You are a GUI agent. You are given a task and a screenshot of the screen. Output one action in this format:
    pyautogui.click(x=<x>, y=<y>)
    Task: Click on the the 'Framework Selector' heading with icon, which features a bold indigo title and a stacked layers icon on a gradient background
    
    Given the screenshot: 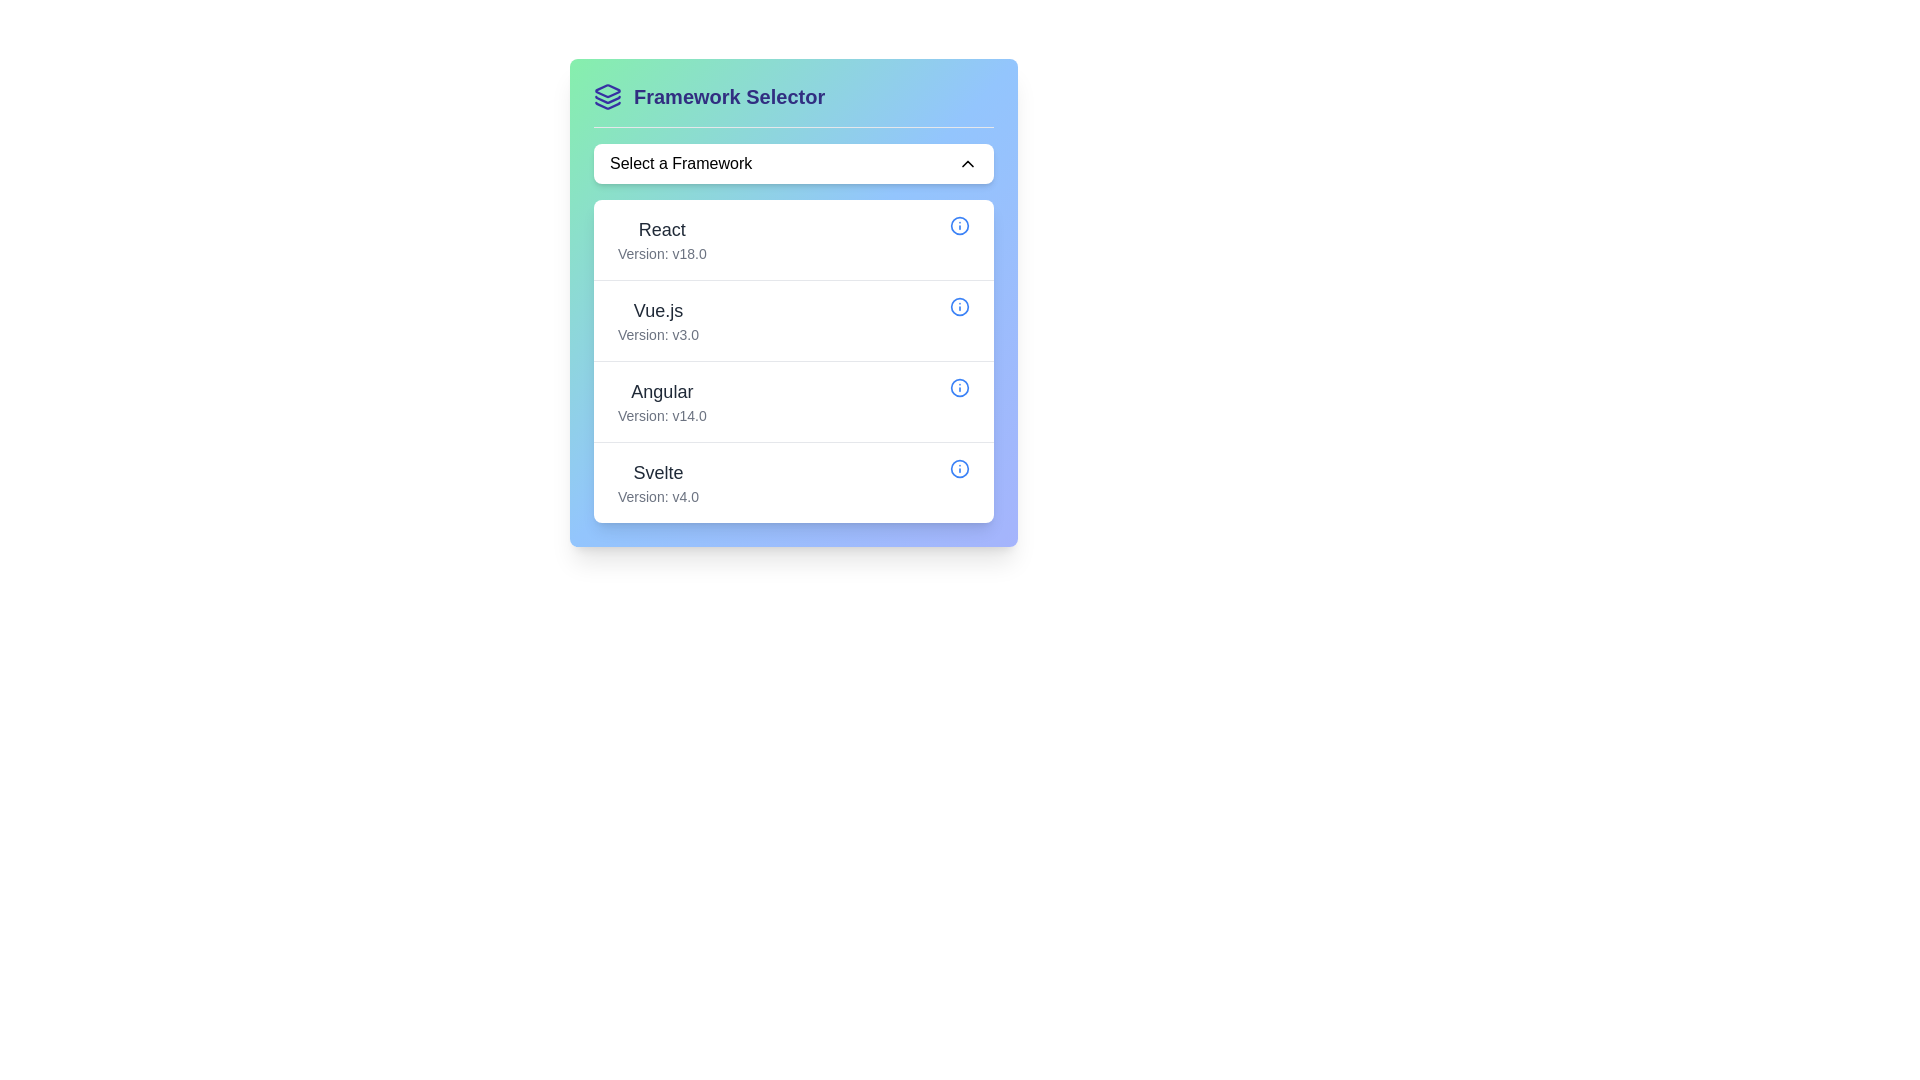 What is the action you would take?
    pyautogui.click(x=792, y=105)
    